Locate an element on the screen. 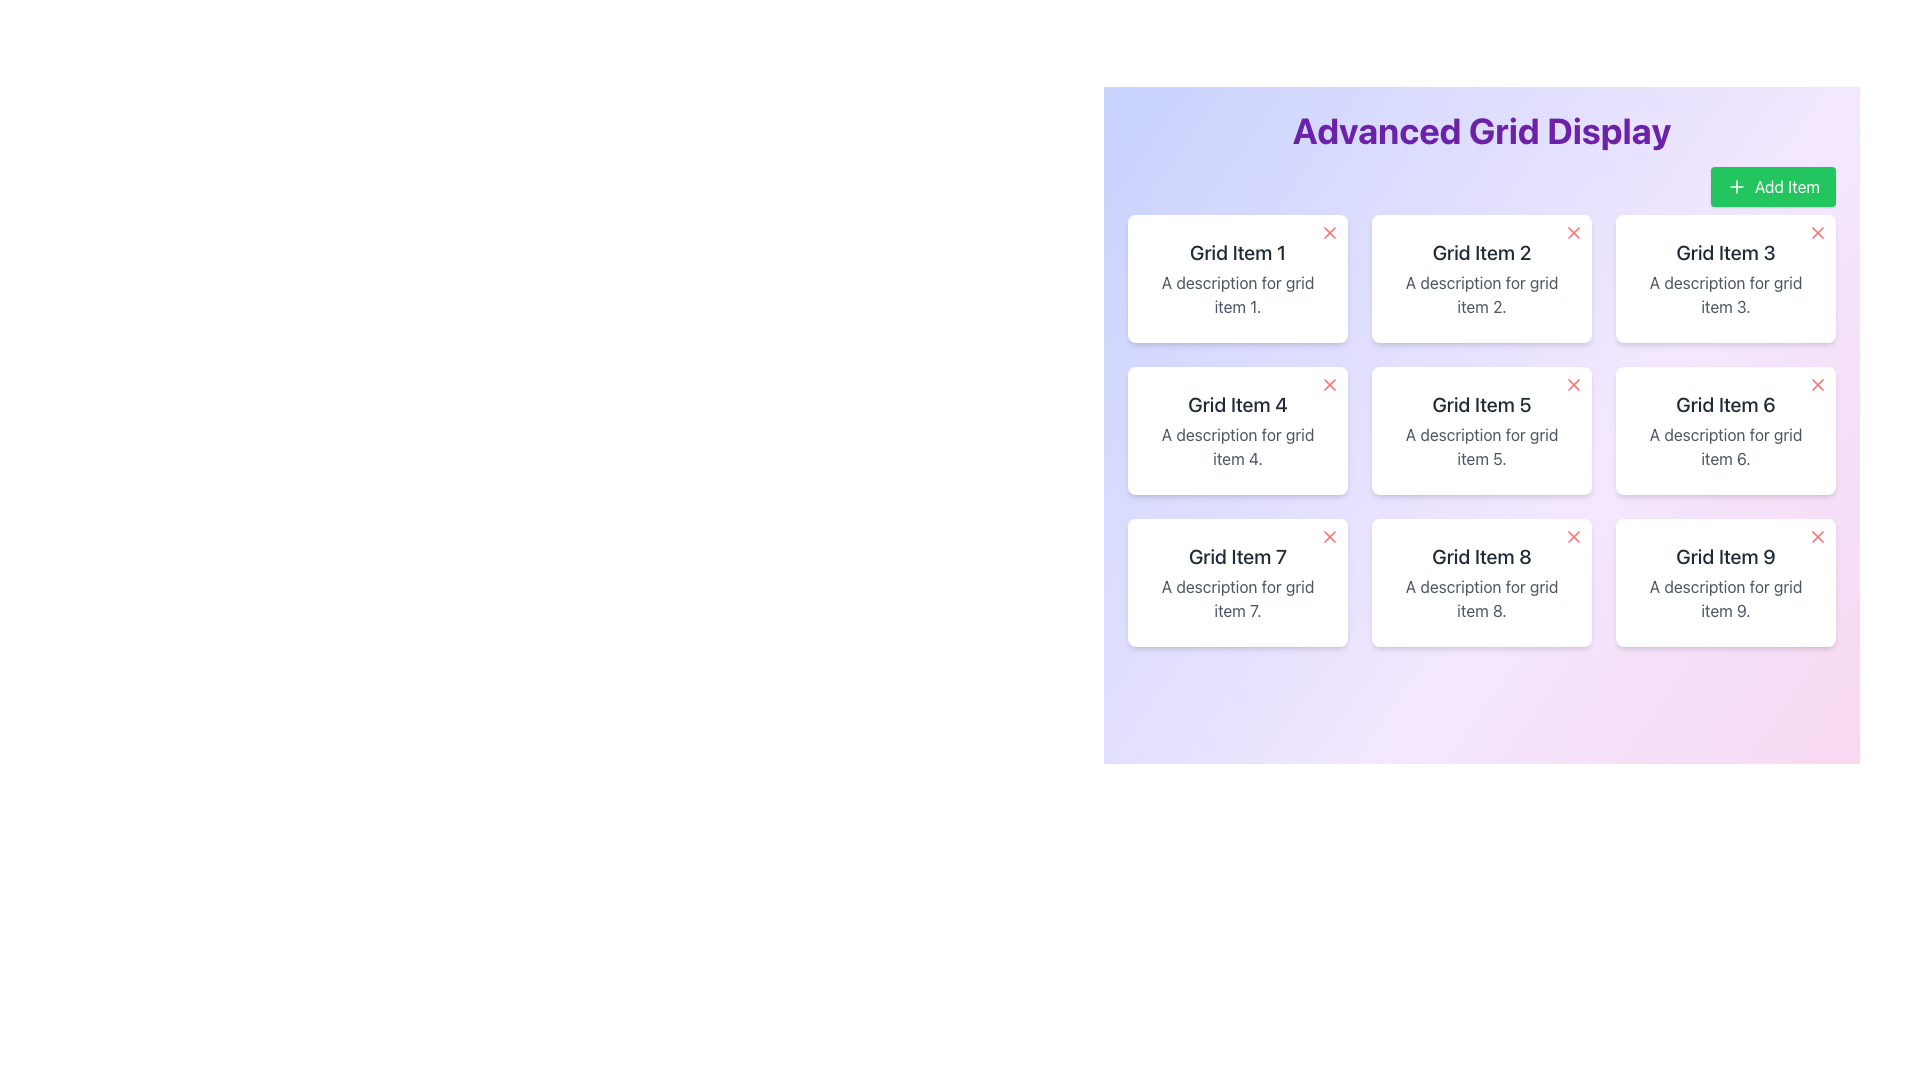 The height and width of the screenshot is (1080, 1920). the static text displaying 'Grid Item 7', which is located in the first column of the second row in a 3x3 grid layout, centered within a white tile is located at coordinates (1237, 556).